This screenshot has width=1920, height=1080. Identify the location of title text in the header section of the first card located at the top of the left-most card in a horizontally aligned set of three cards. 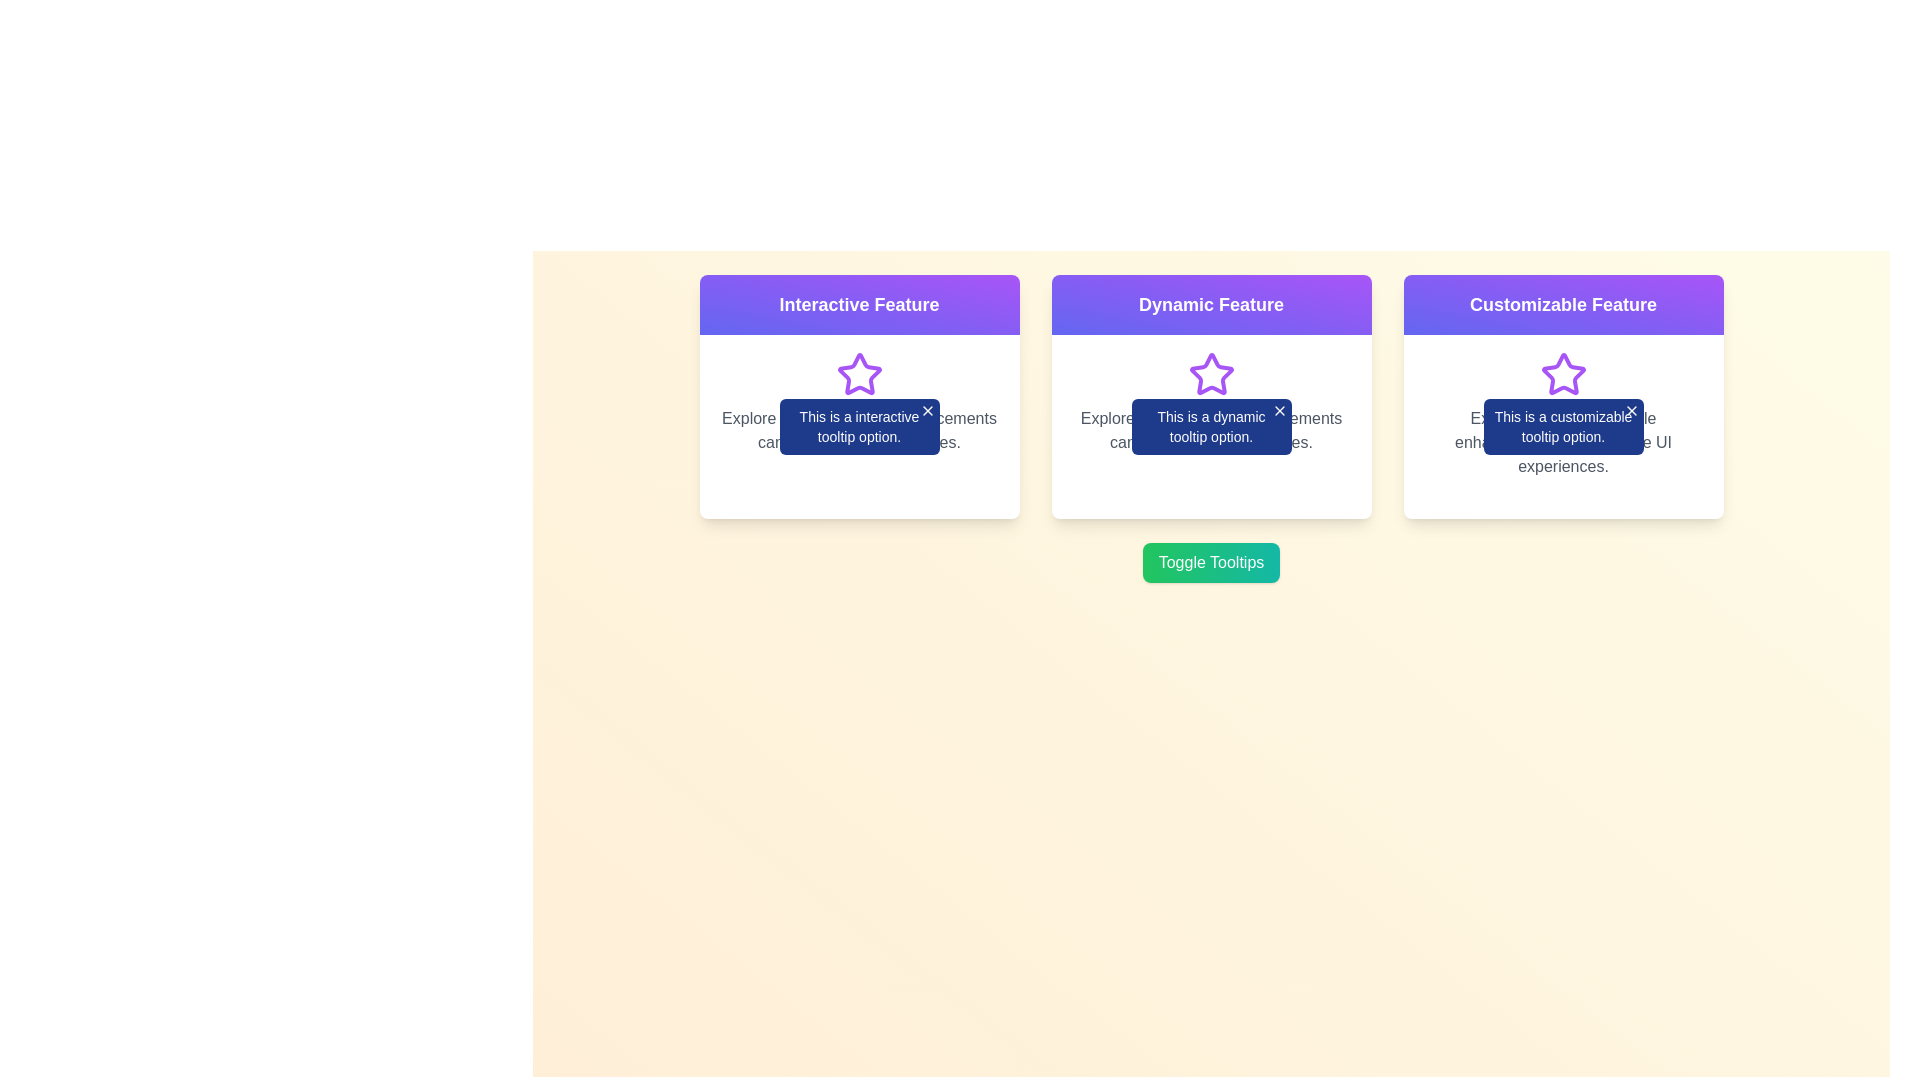
(859, 304).